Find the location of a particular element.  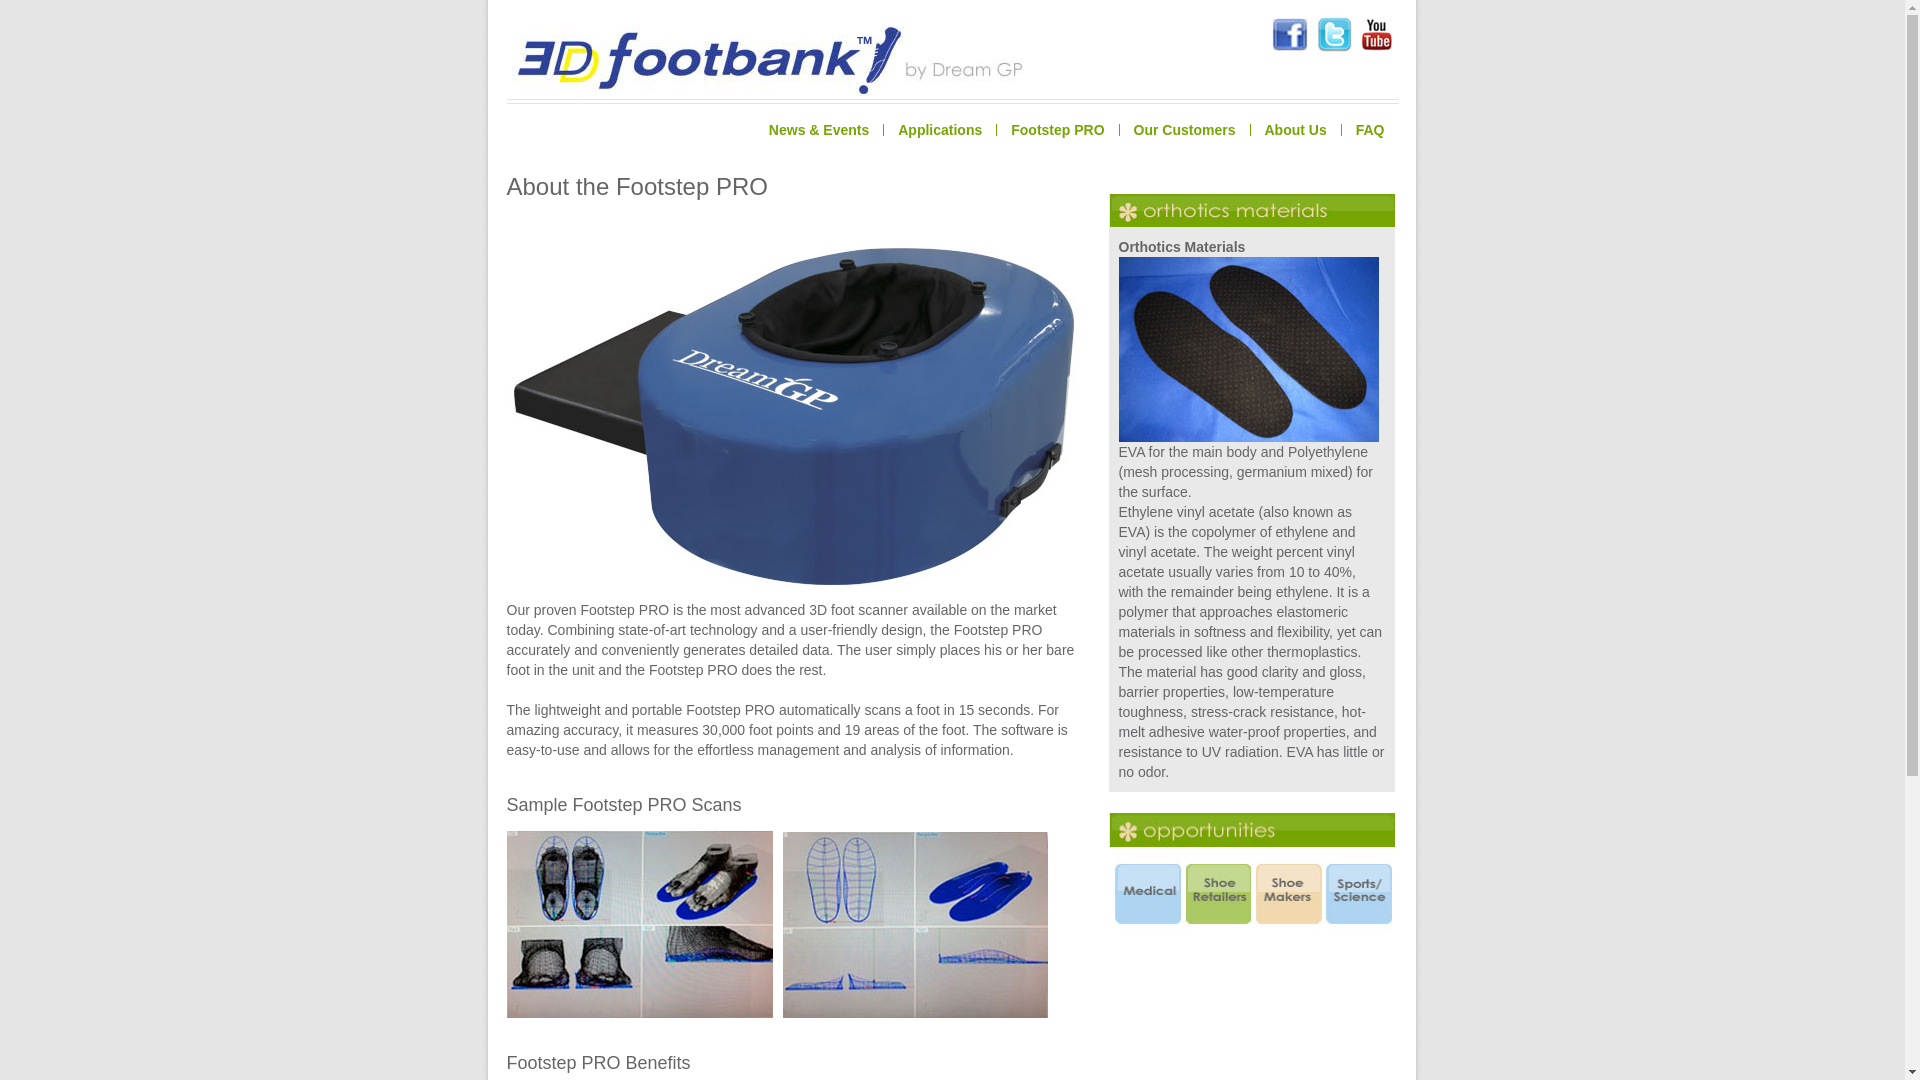

'About Us' is located at coordinates (1295, 130).